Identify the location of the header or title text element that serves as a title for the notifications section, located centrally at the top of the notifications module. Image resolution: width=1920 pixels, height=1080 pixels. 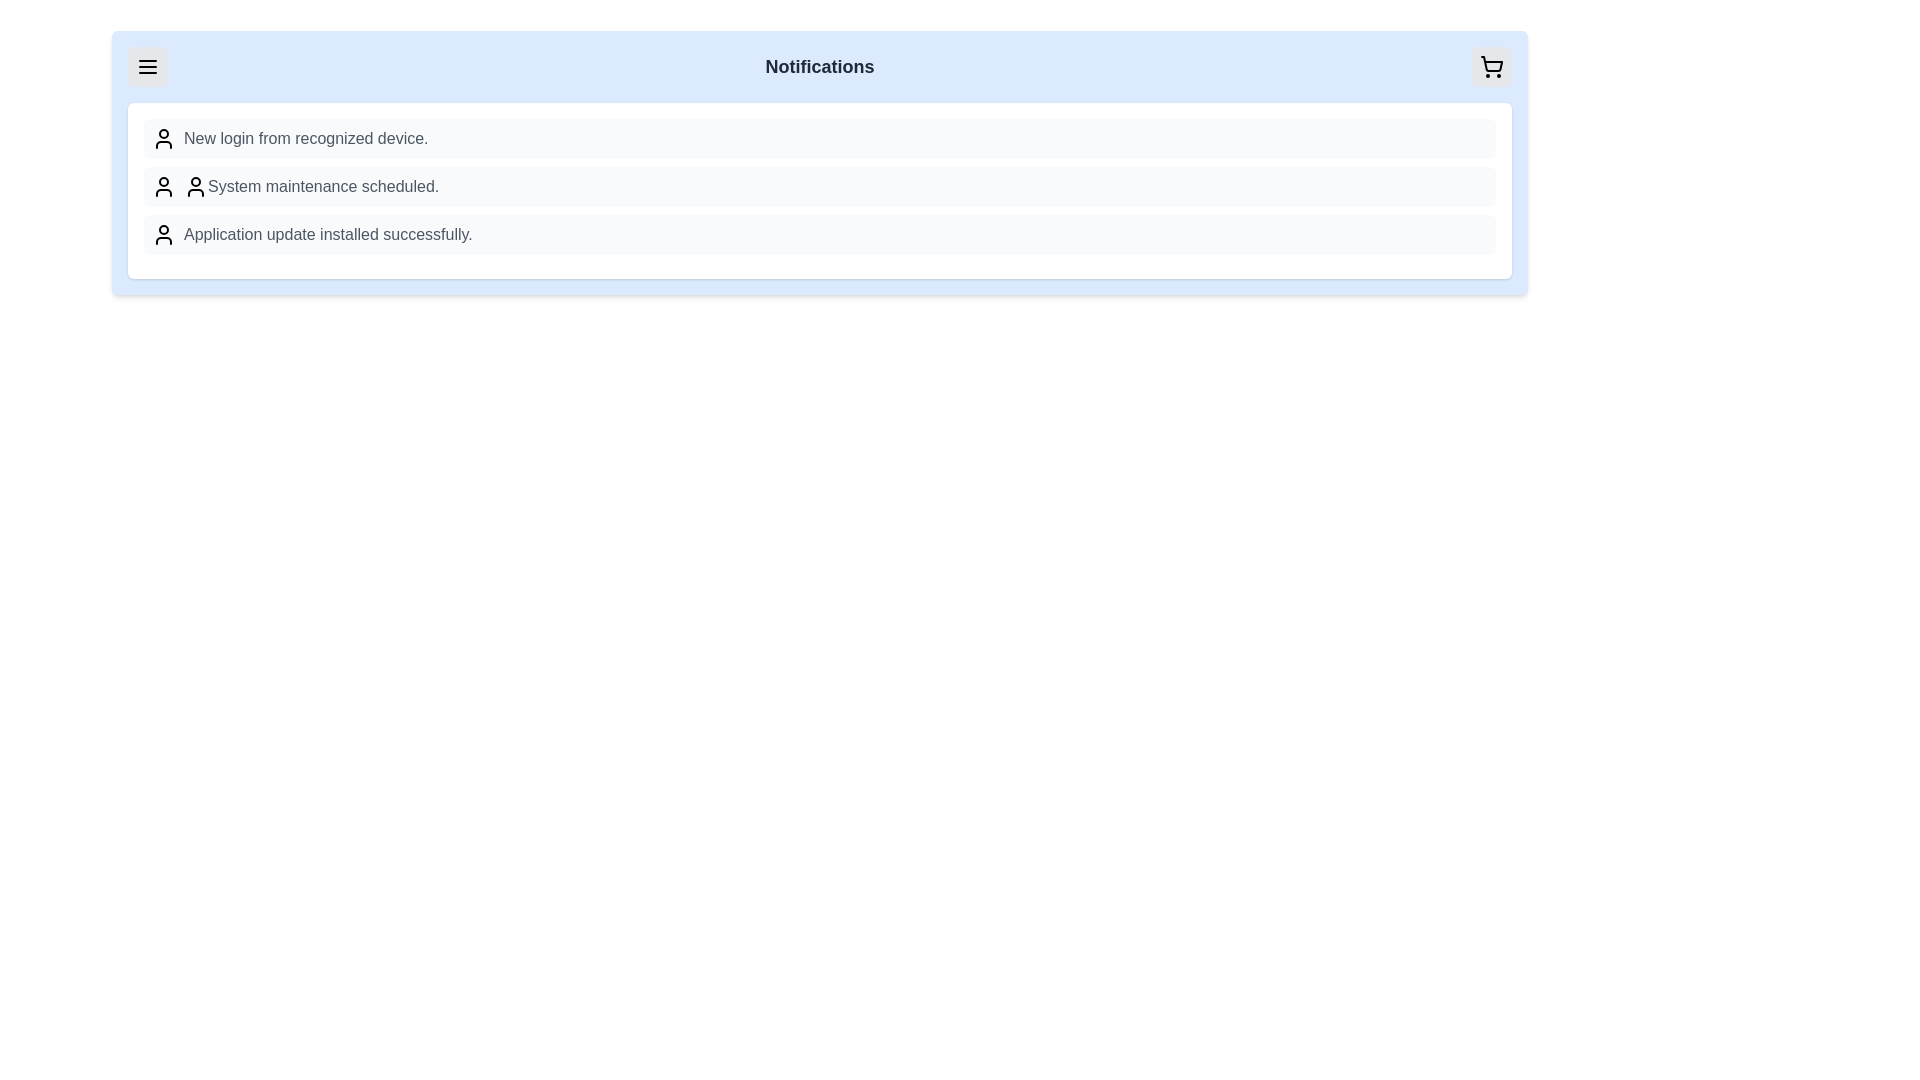
(820, 65).